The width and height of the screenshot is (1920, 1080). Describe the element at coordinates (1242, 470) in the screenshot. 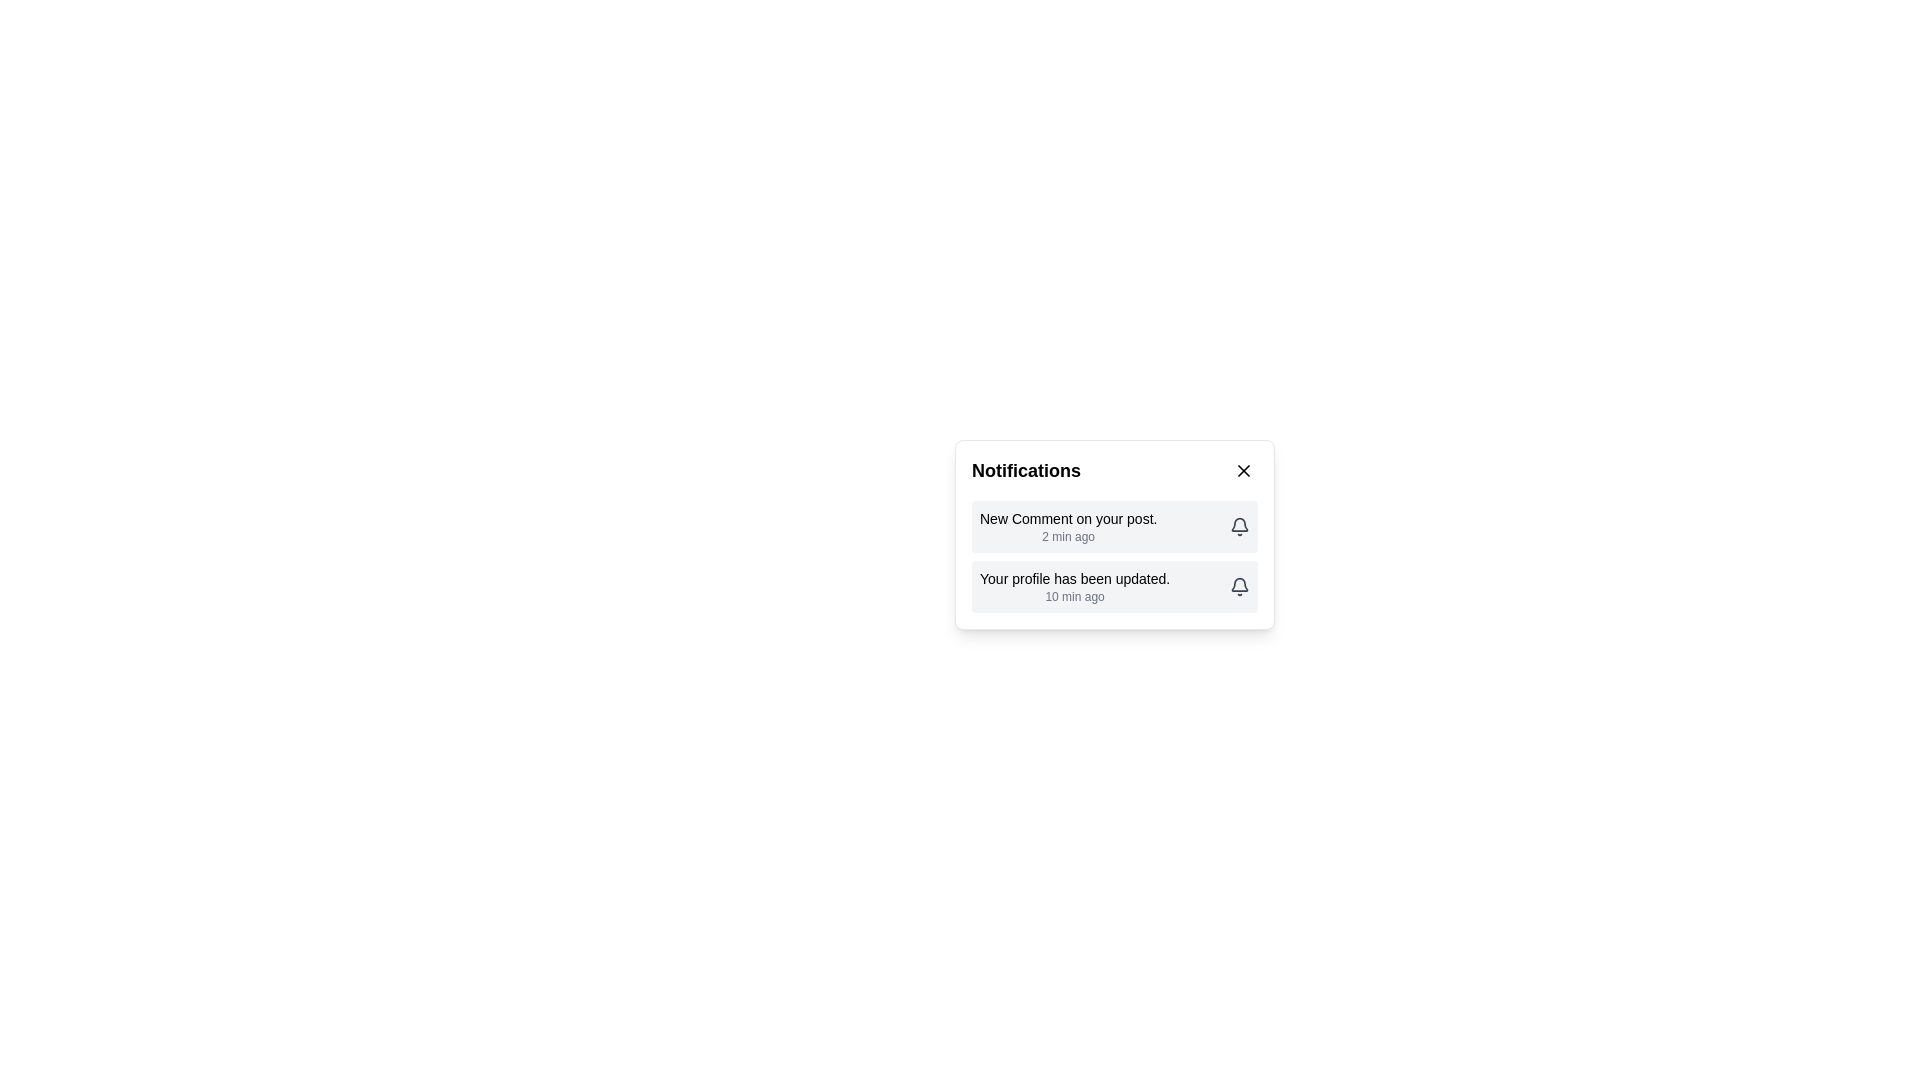

I see `the close button styled as an 'X' icon located in the top-right corner of the 'Notifications' section` at that location.